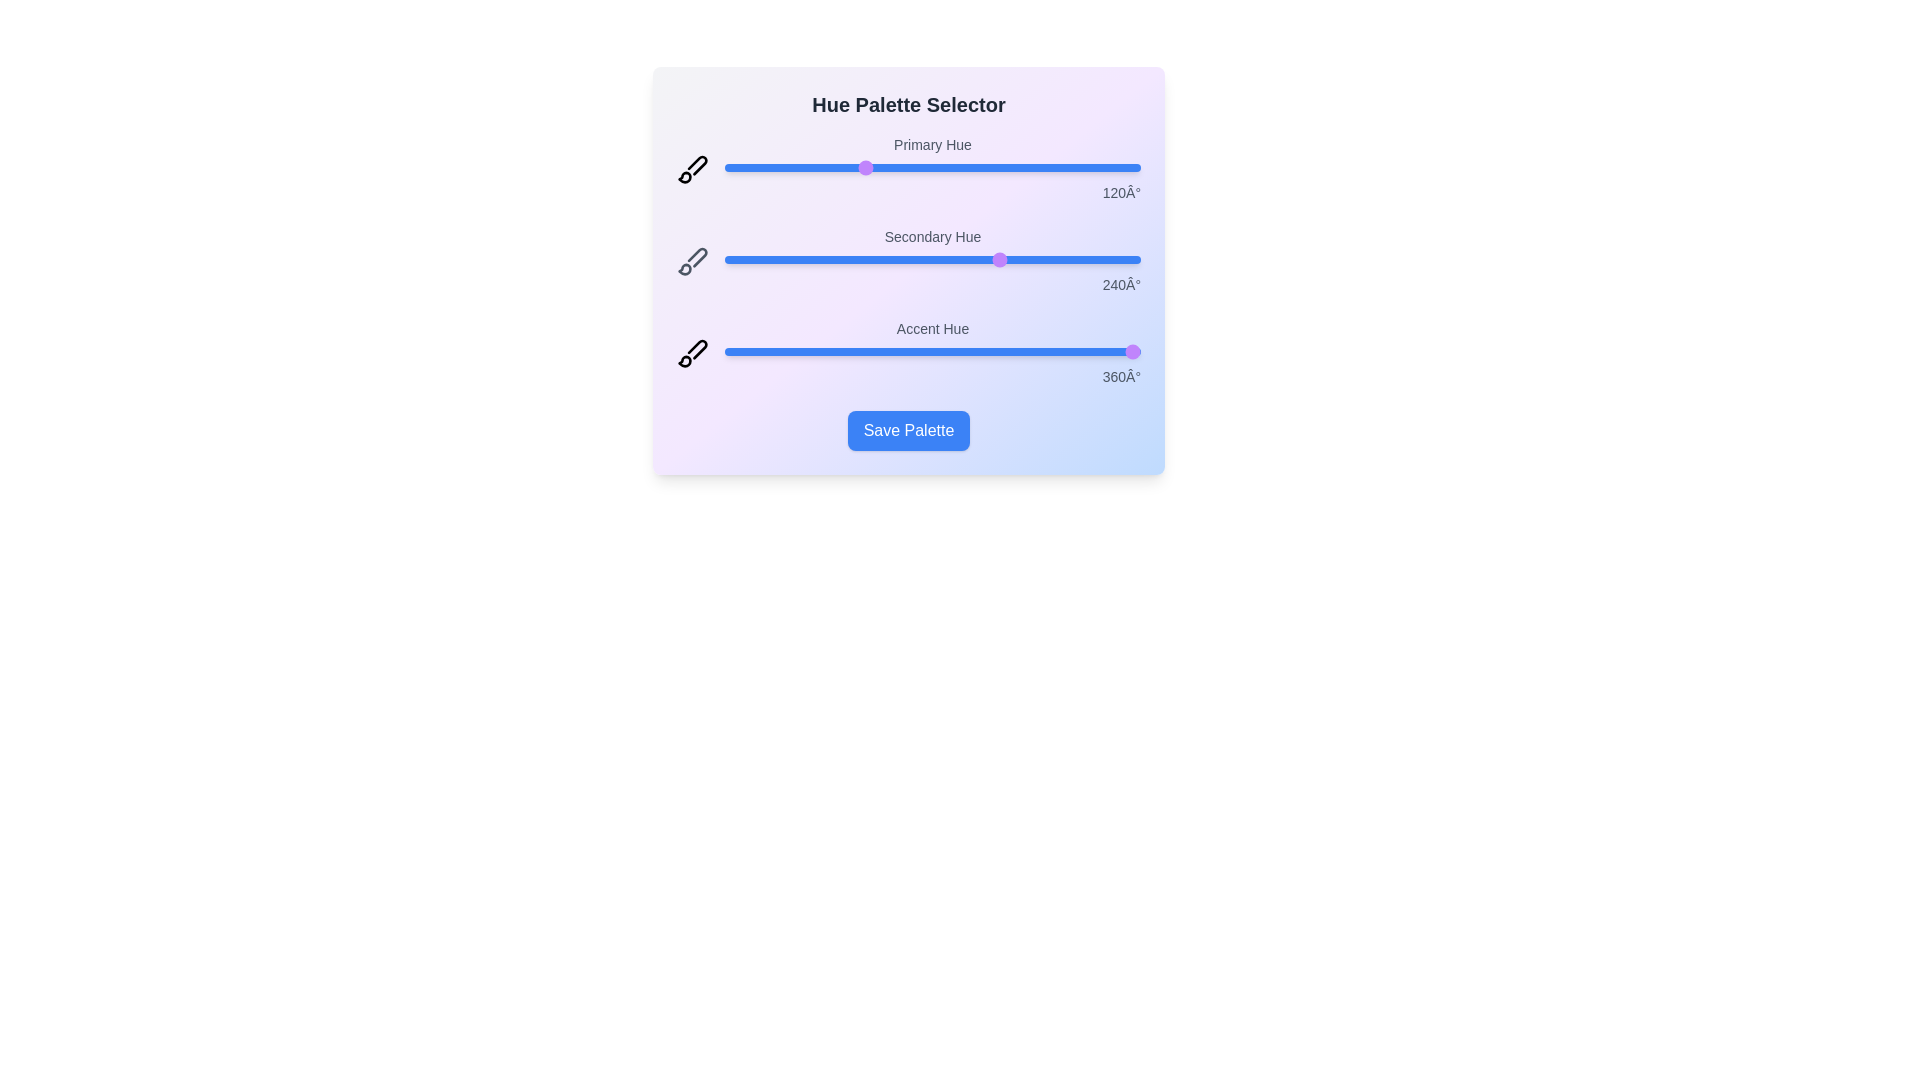 This screenshot has height=1080, width=1920. Describe the element at coordinates (913, 258) in the screenshot. I see `the 'Secondary Hue' slider to 164 degrees` at that location.